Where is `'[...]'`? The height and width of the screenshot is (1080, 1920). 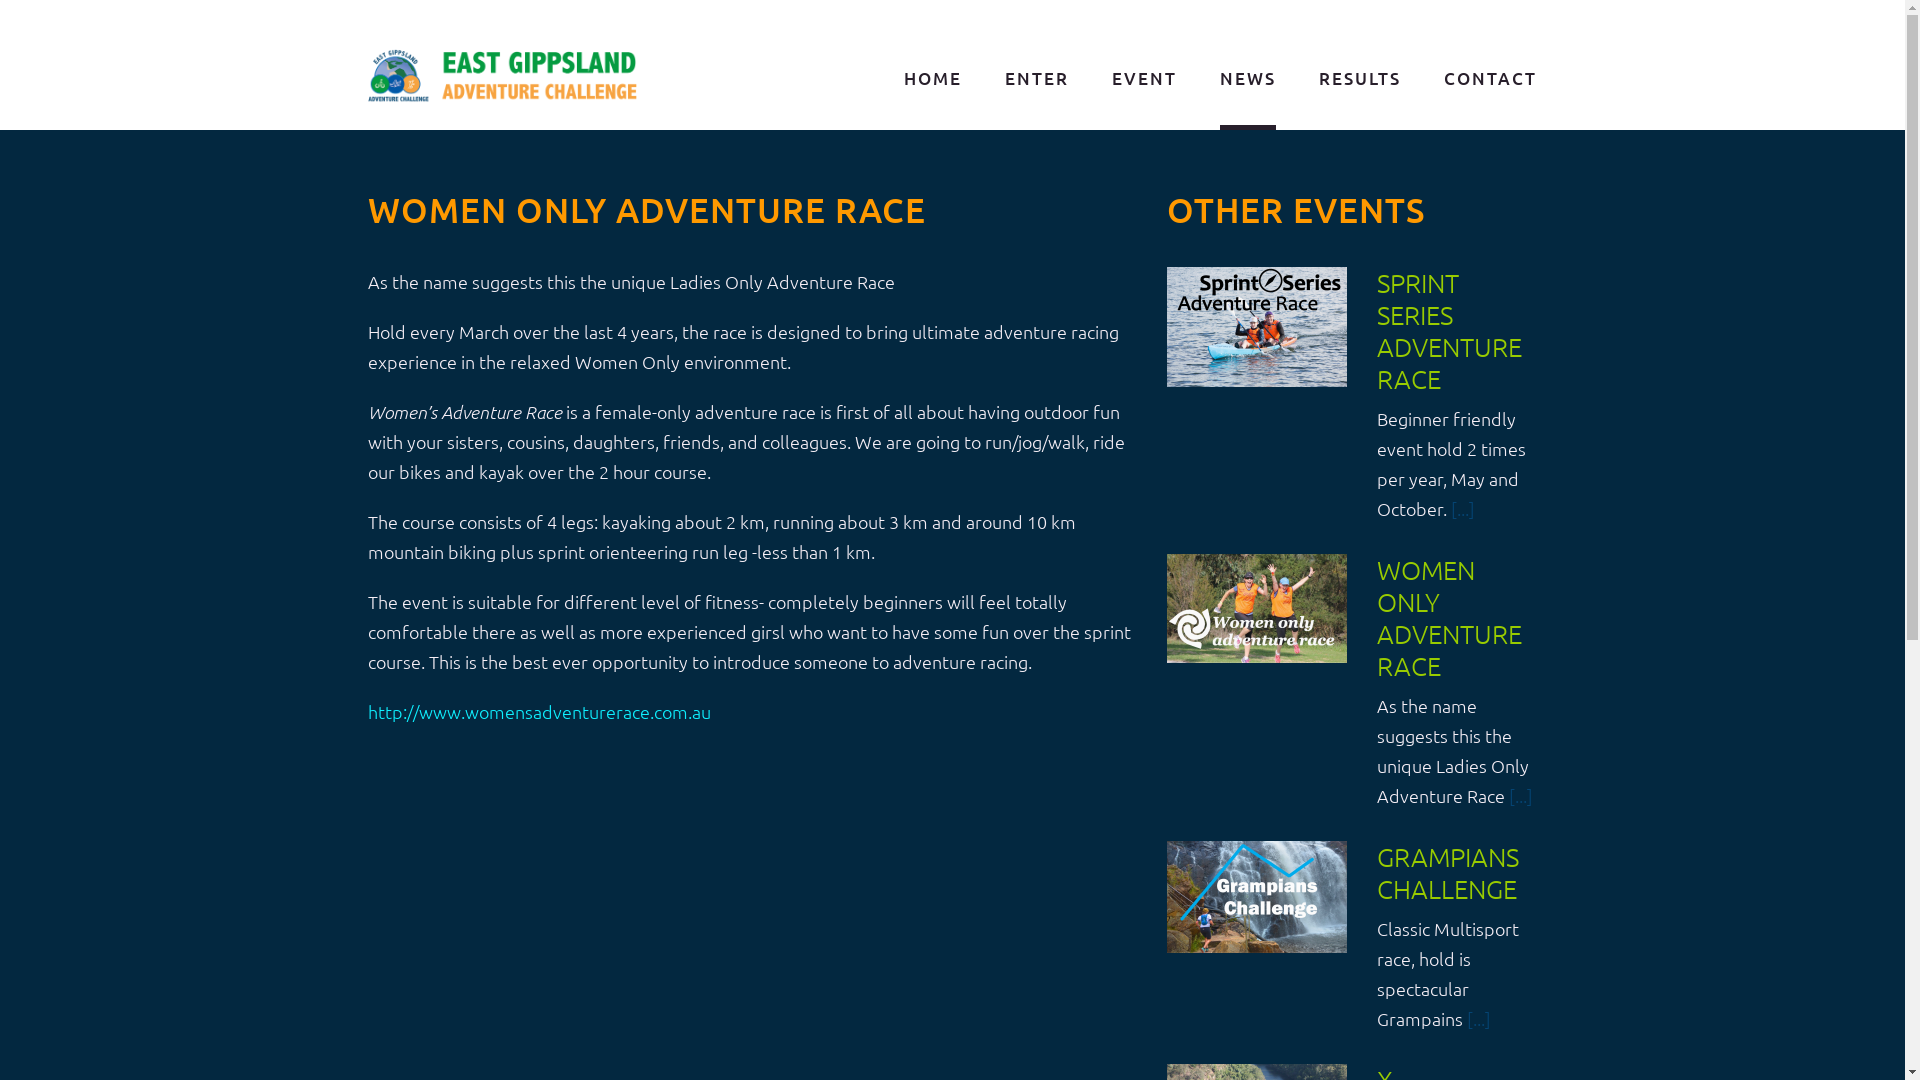 '[...]' is located at coordinates (1463, 507).